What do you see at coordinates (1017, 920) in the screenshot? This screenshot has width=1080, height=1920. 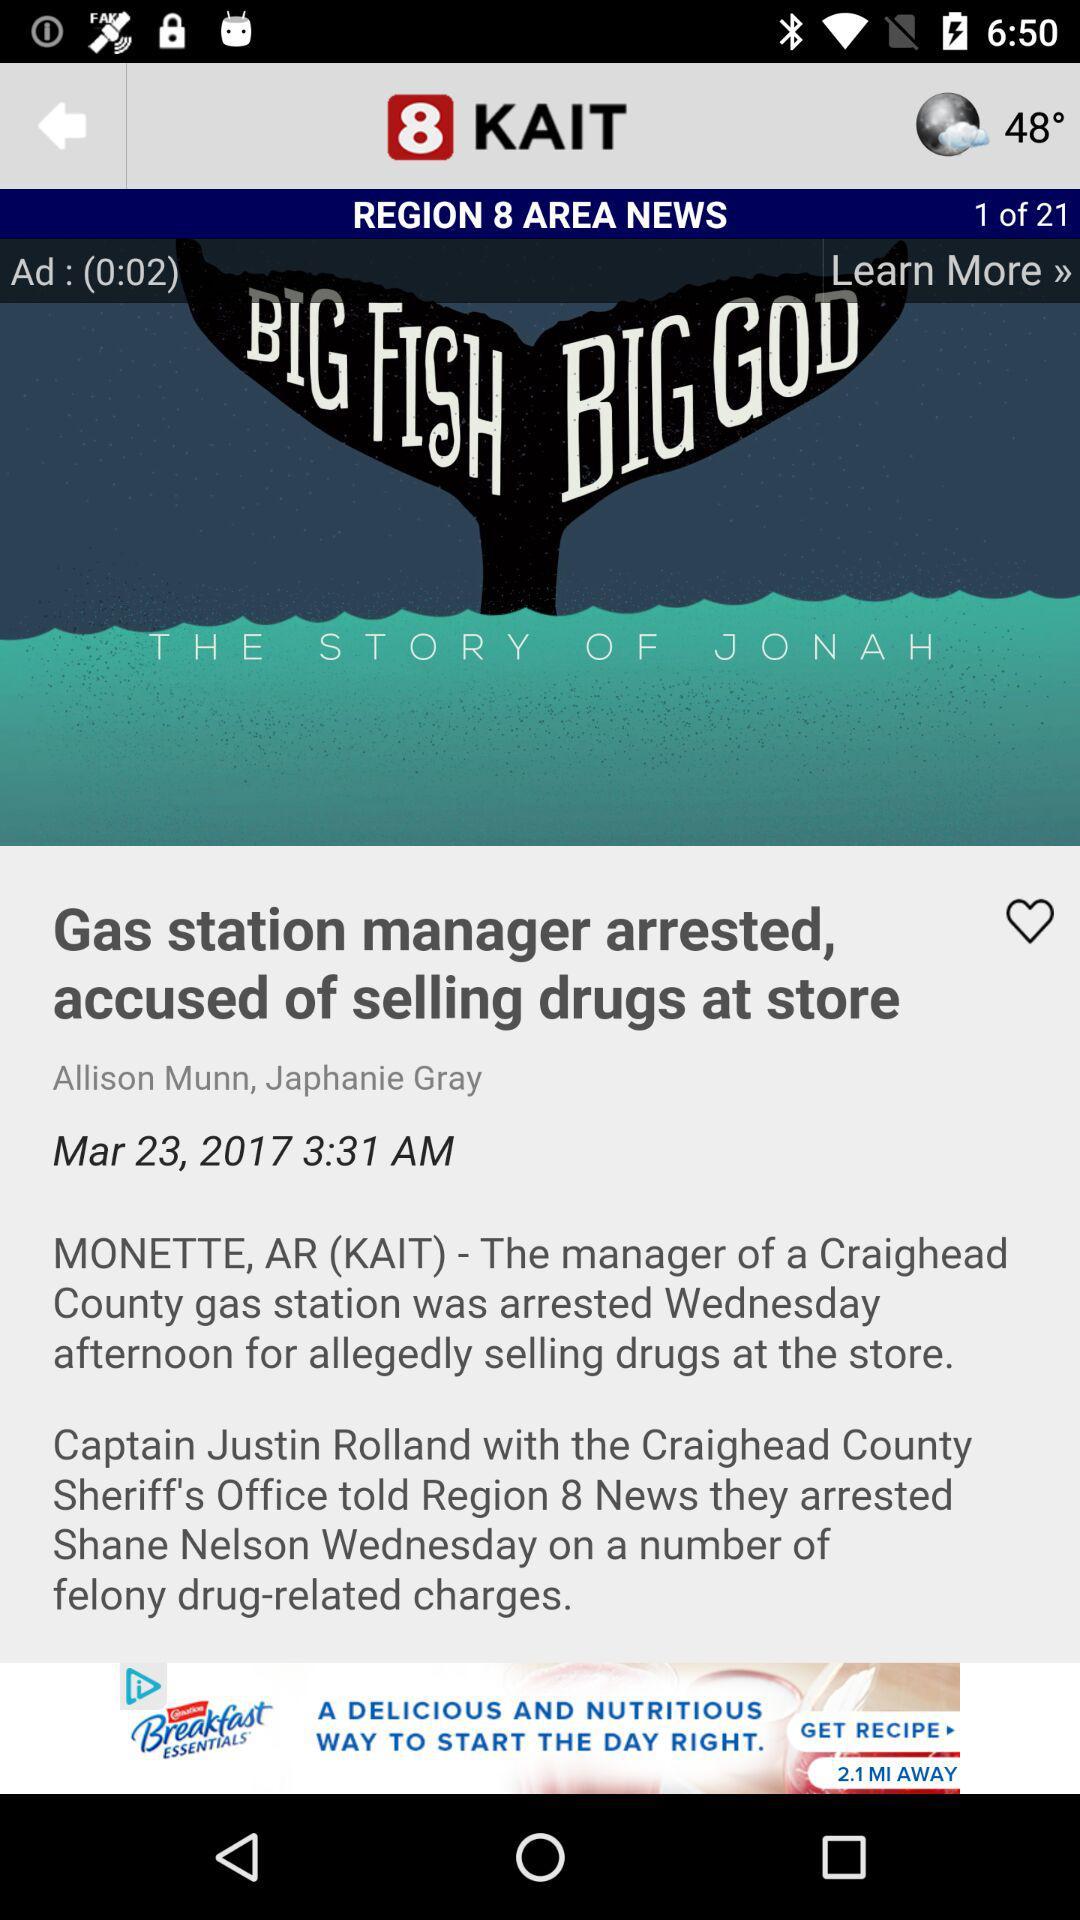 I see `highlighted button` at bounding box center [1017, 920].